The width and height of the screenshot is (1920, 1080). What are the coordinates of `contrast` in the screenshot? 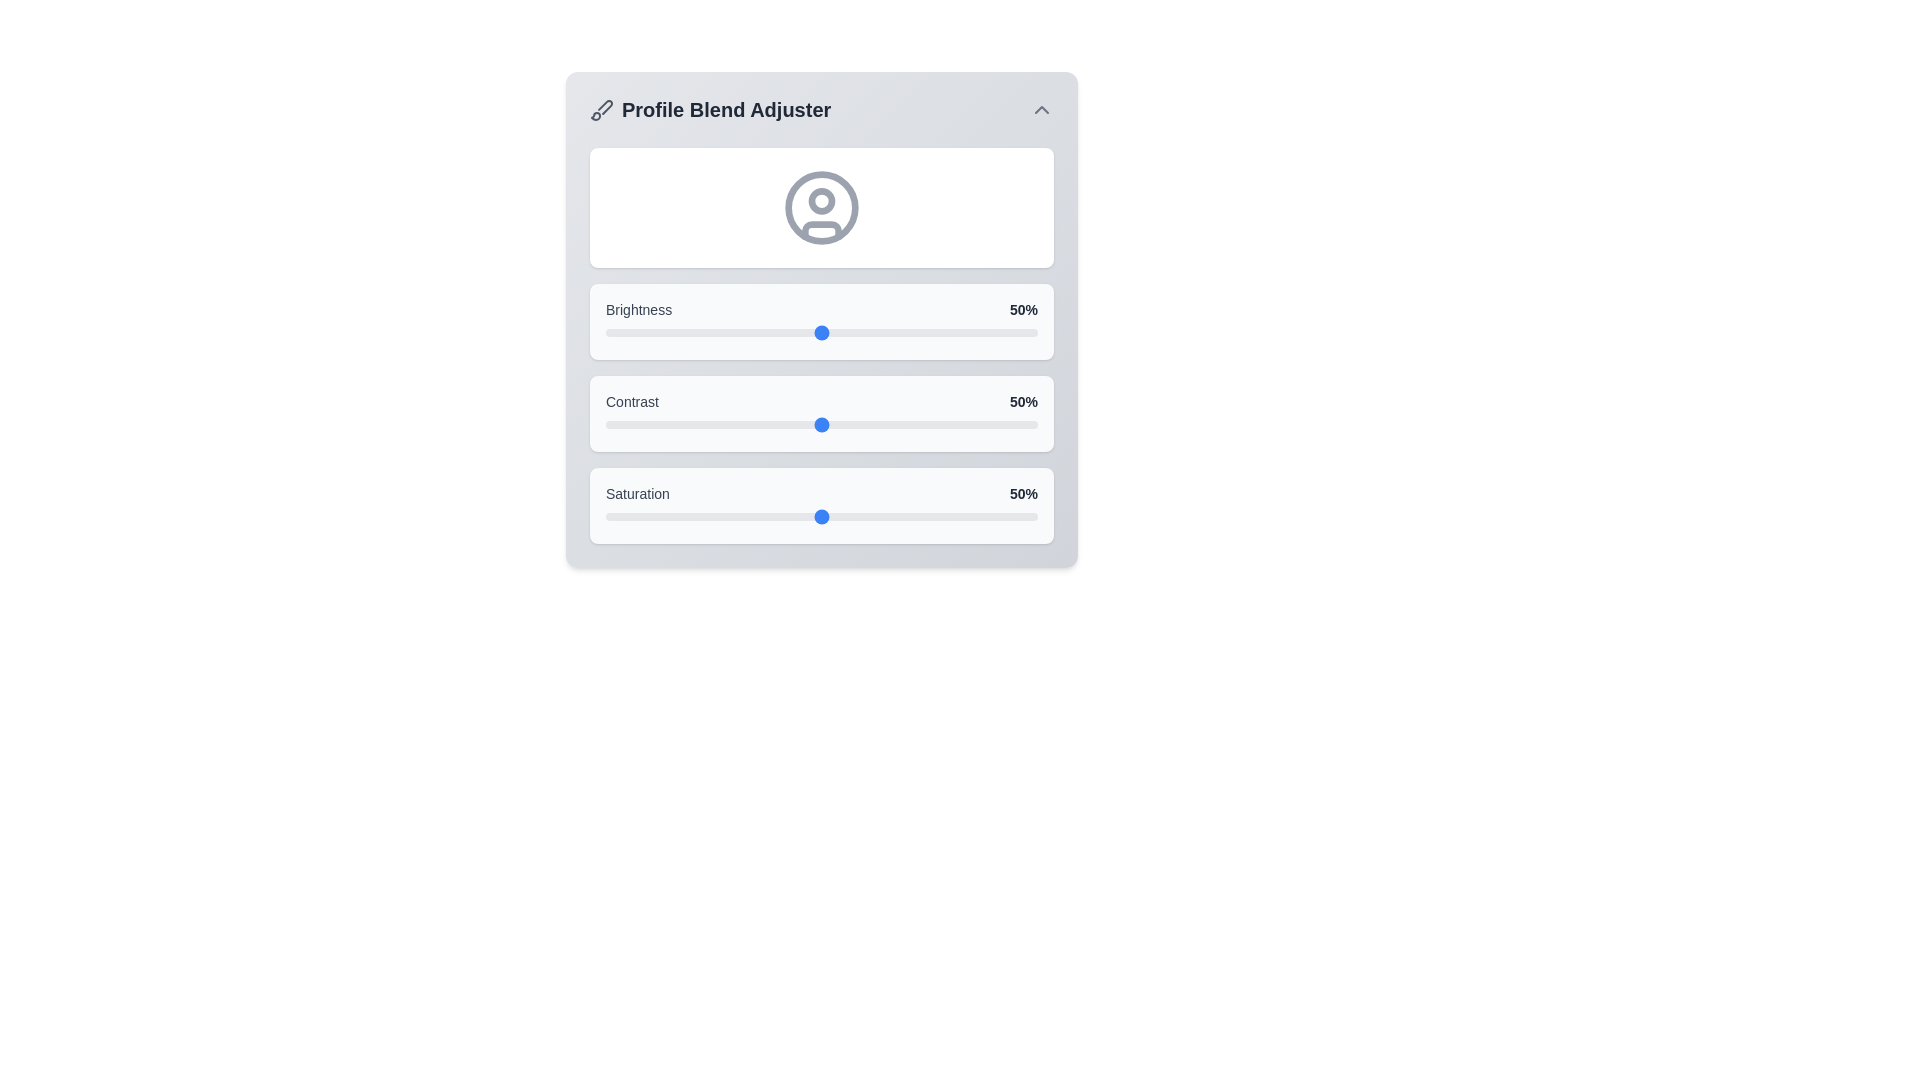 It's located at (1016, 423).